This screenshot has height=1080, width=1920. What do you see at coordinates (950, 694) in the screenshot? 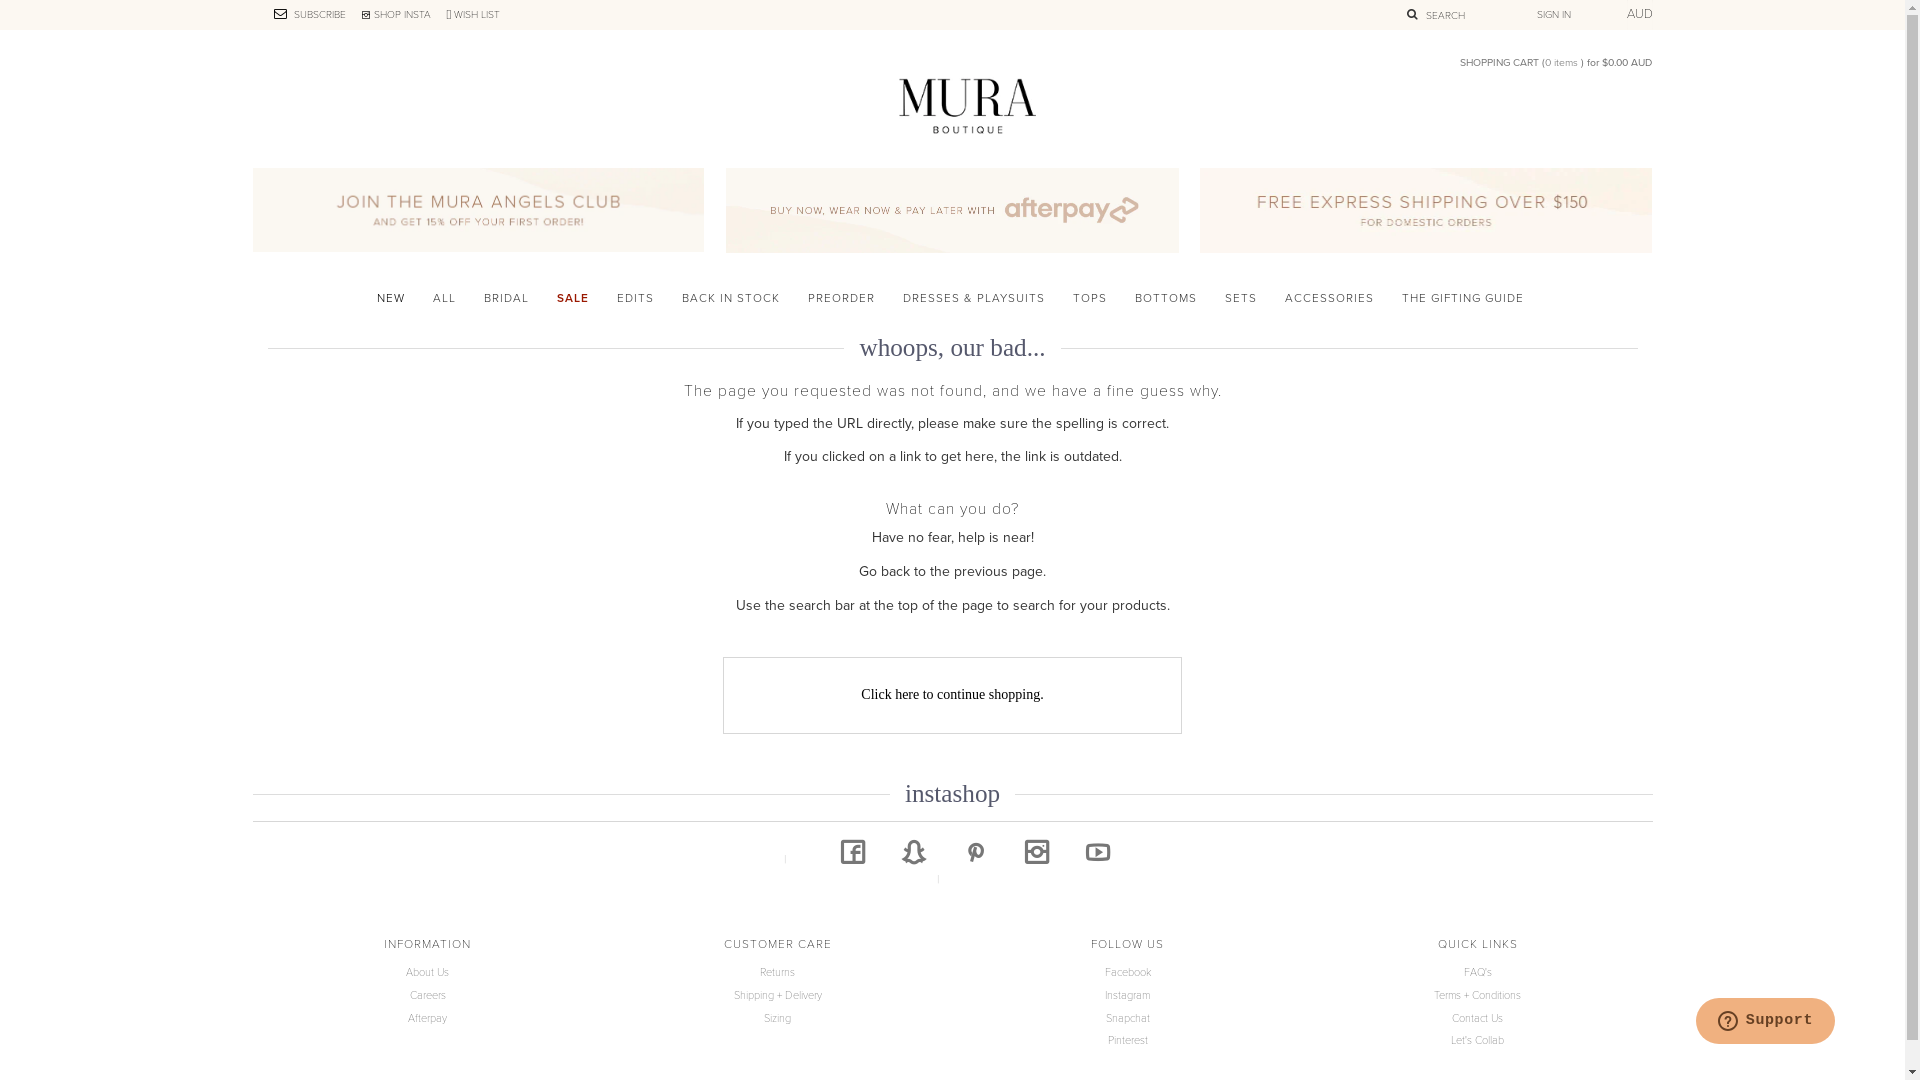
I see `'Click here to continue shopping.'` at bounding box center [950, 694].